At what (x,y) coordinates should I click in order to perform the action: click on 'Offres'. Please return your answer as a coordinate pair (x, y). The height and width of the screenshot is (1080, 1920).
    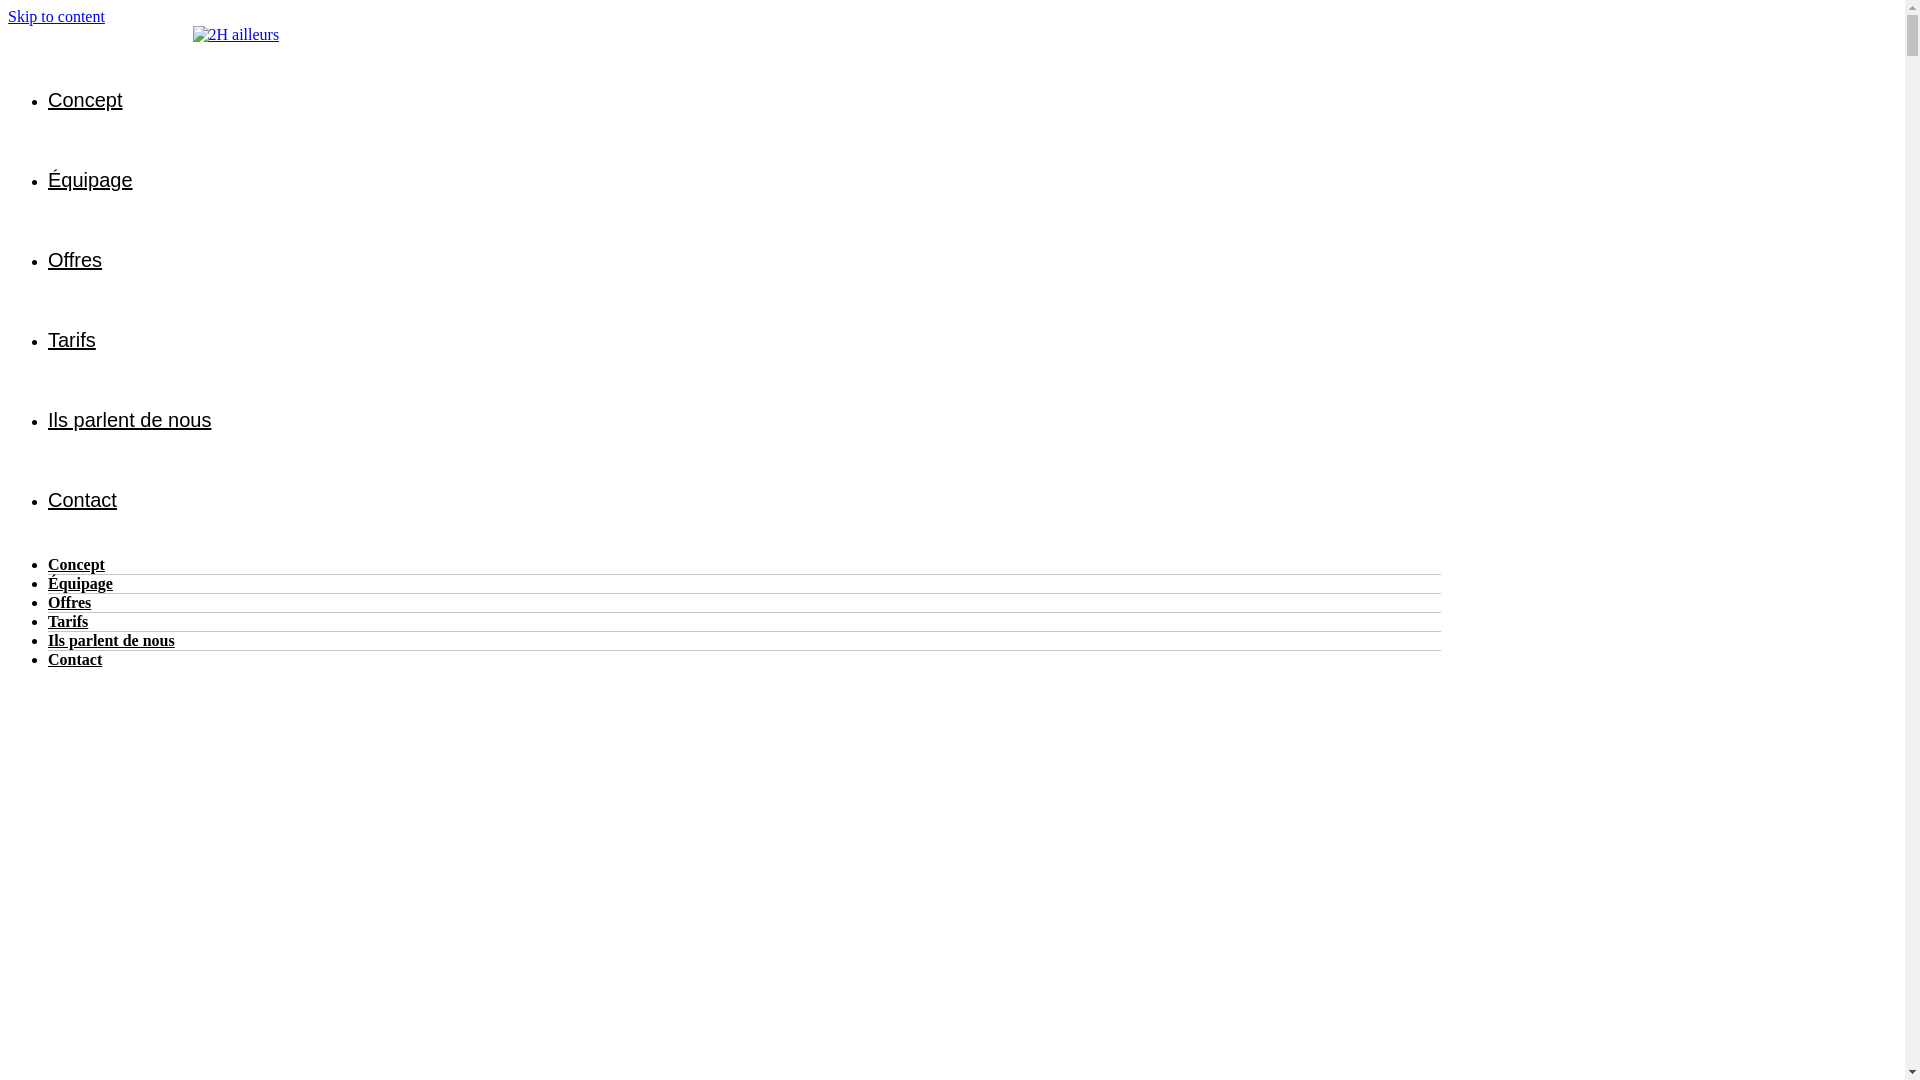
    Looking at the image, I should click on (69, 601).